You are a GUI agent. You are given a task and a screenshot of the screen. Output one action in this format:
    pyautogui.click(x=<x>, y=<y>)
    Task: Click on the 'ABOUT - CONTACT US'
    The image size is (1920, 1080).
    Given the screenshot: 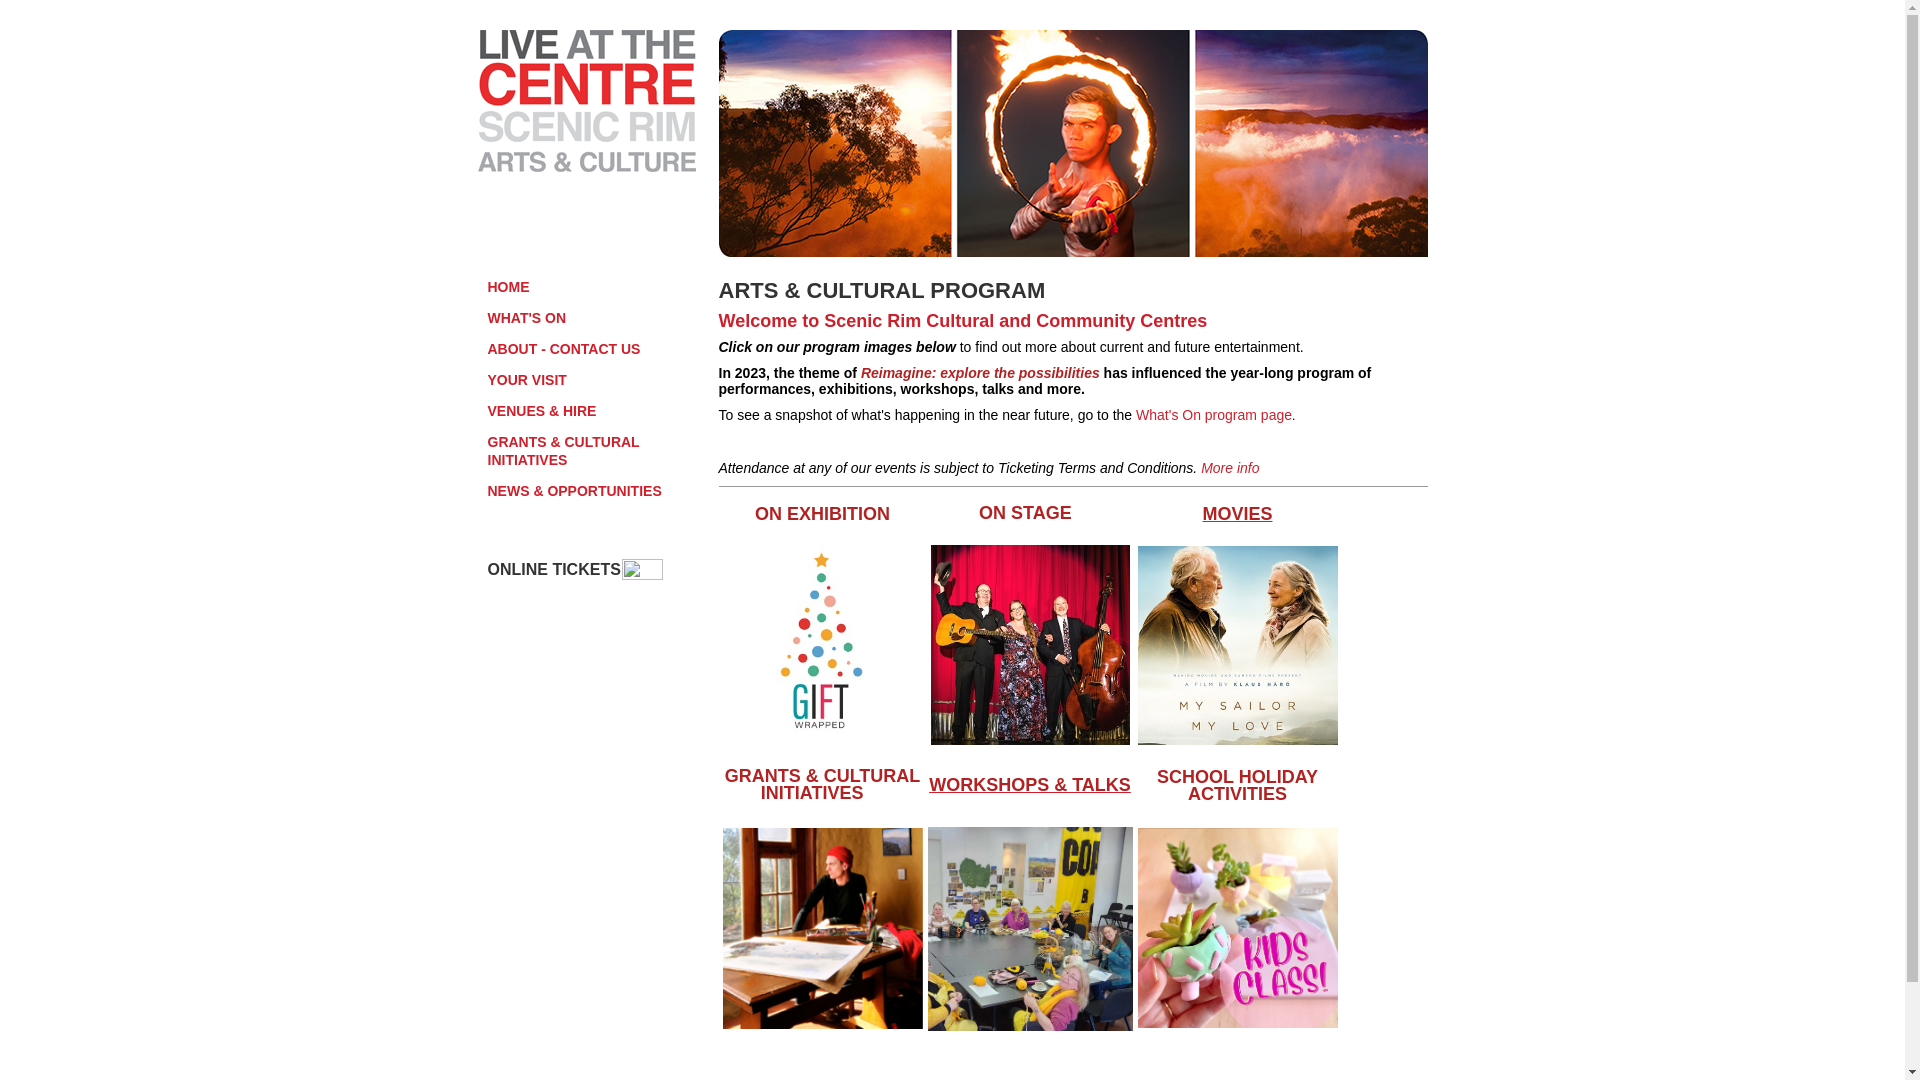 What is the action you would take?
    pyautogui.click(x=594, y=347)
    